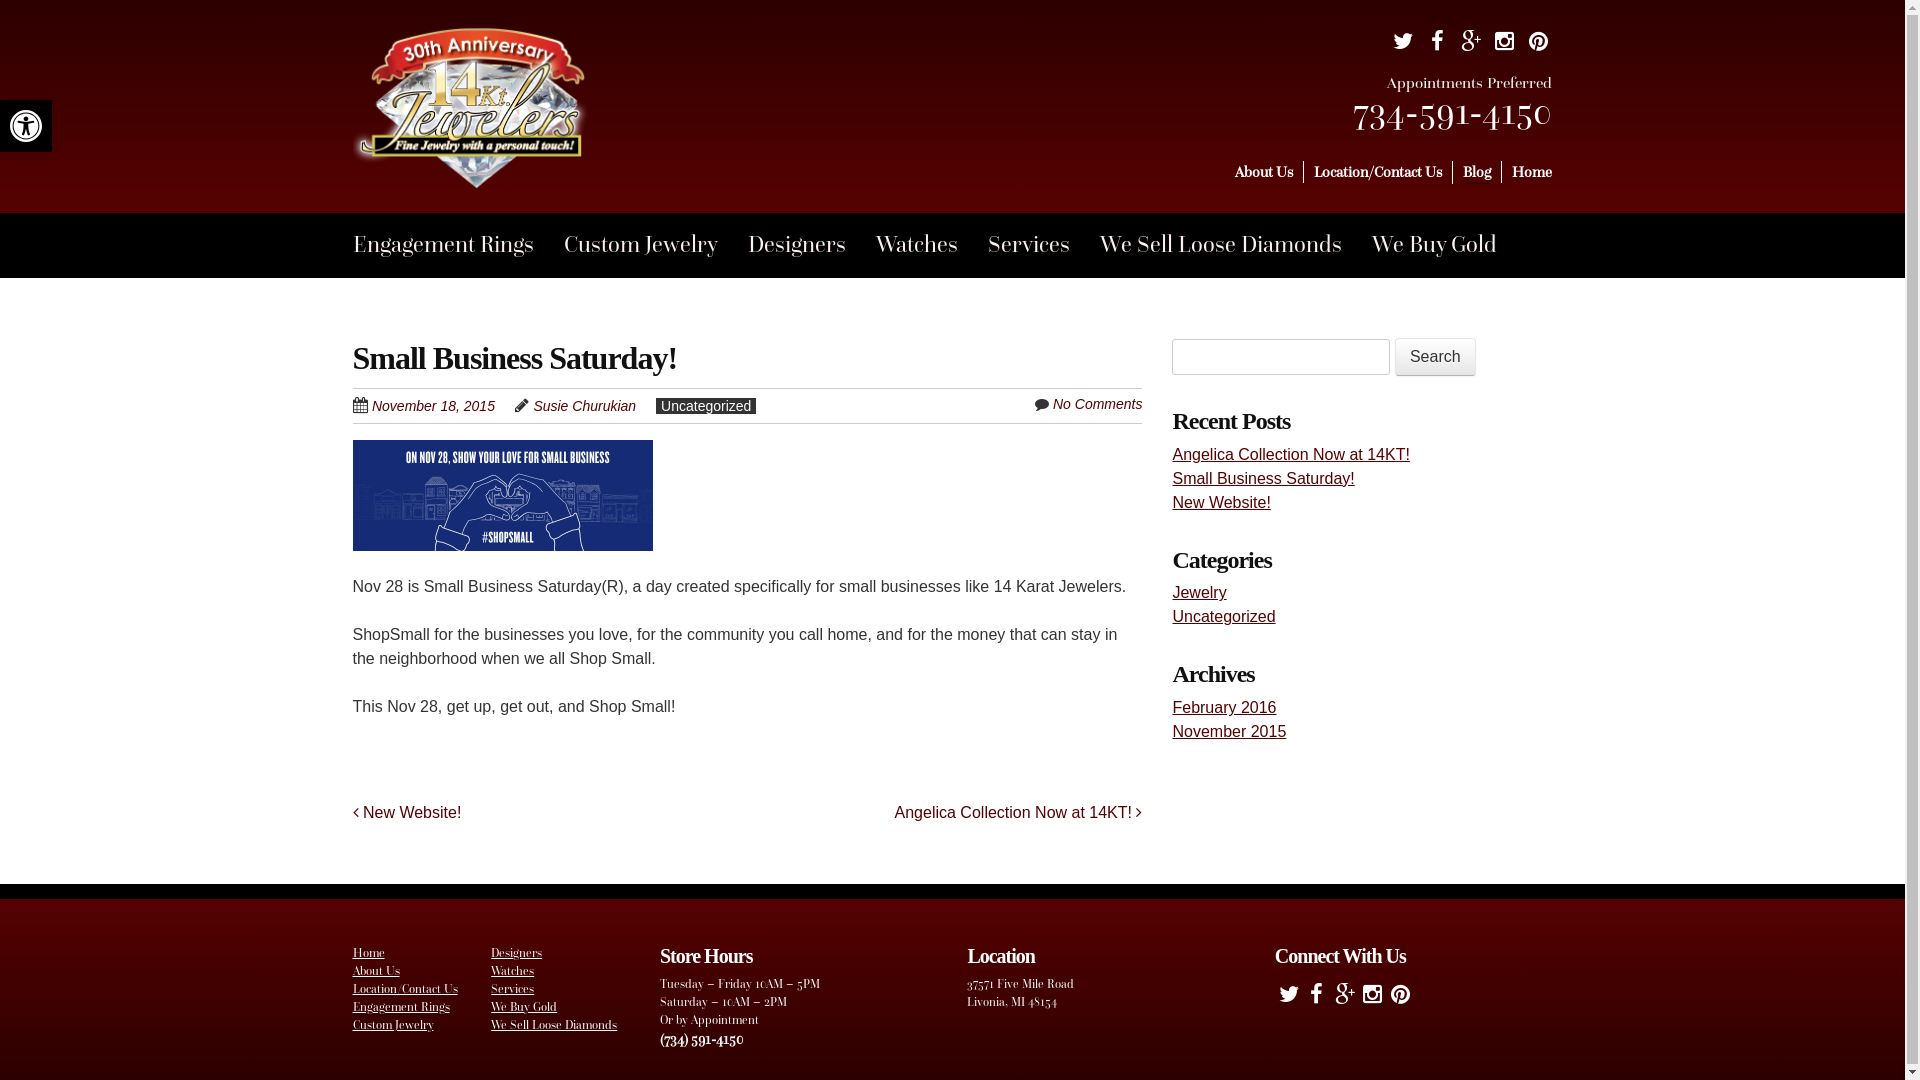 Image resolution: width=1920 pixels, height=1080 pixels. Describe the element at coordinates (1386, 998) in the screenshot. I see `'Follow me on Pinterest'` at that location.